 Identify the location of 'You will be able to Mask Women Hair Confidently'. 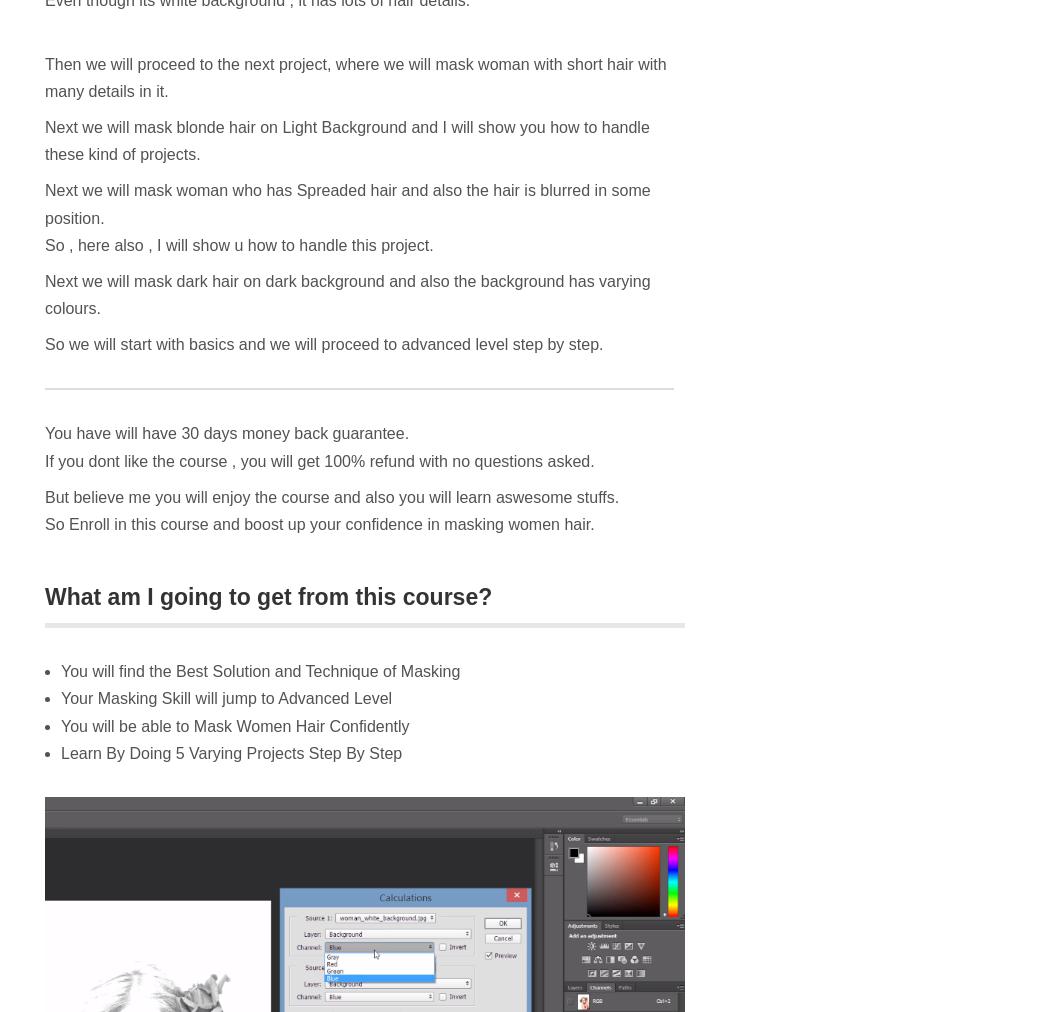
(60, 725).